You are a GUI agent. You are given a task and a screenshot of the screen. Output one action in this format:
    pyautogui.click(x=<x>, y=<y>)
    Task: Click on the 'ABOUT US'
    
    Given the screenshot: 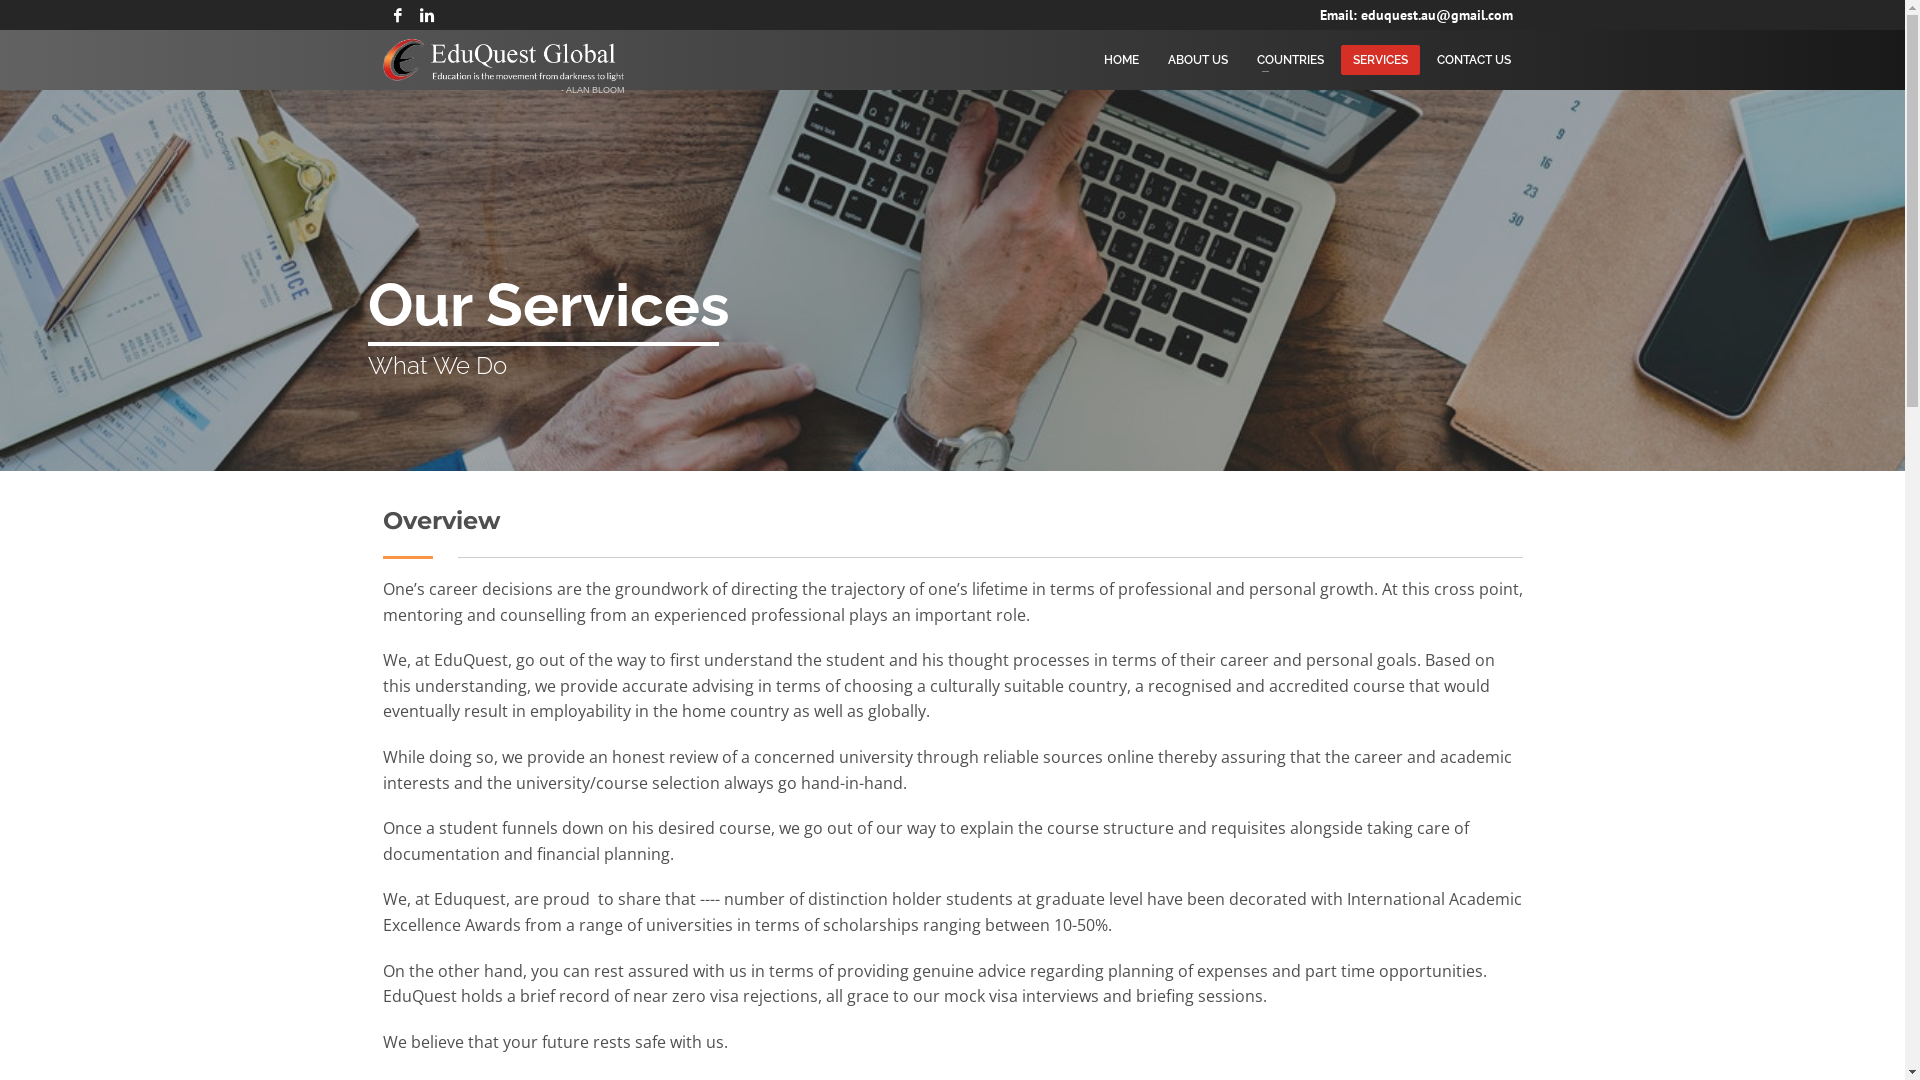 What is the action you would take?
    pyautogui.click(x=1156, y=59)
    